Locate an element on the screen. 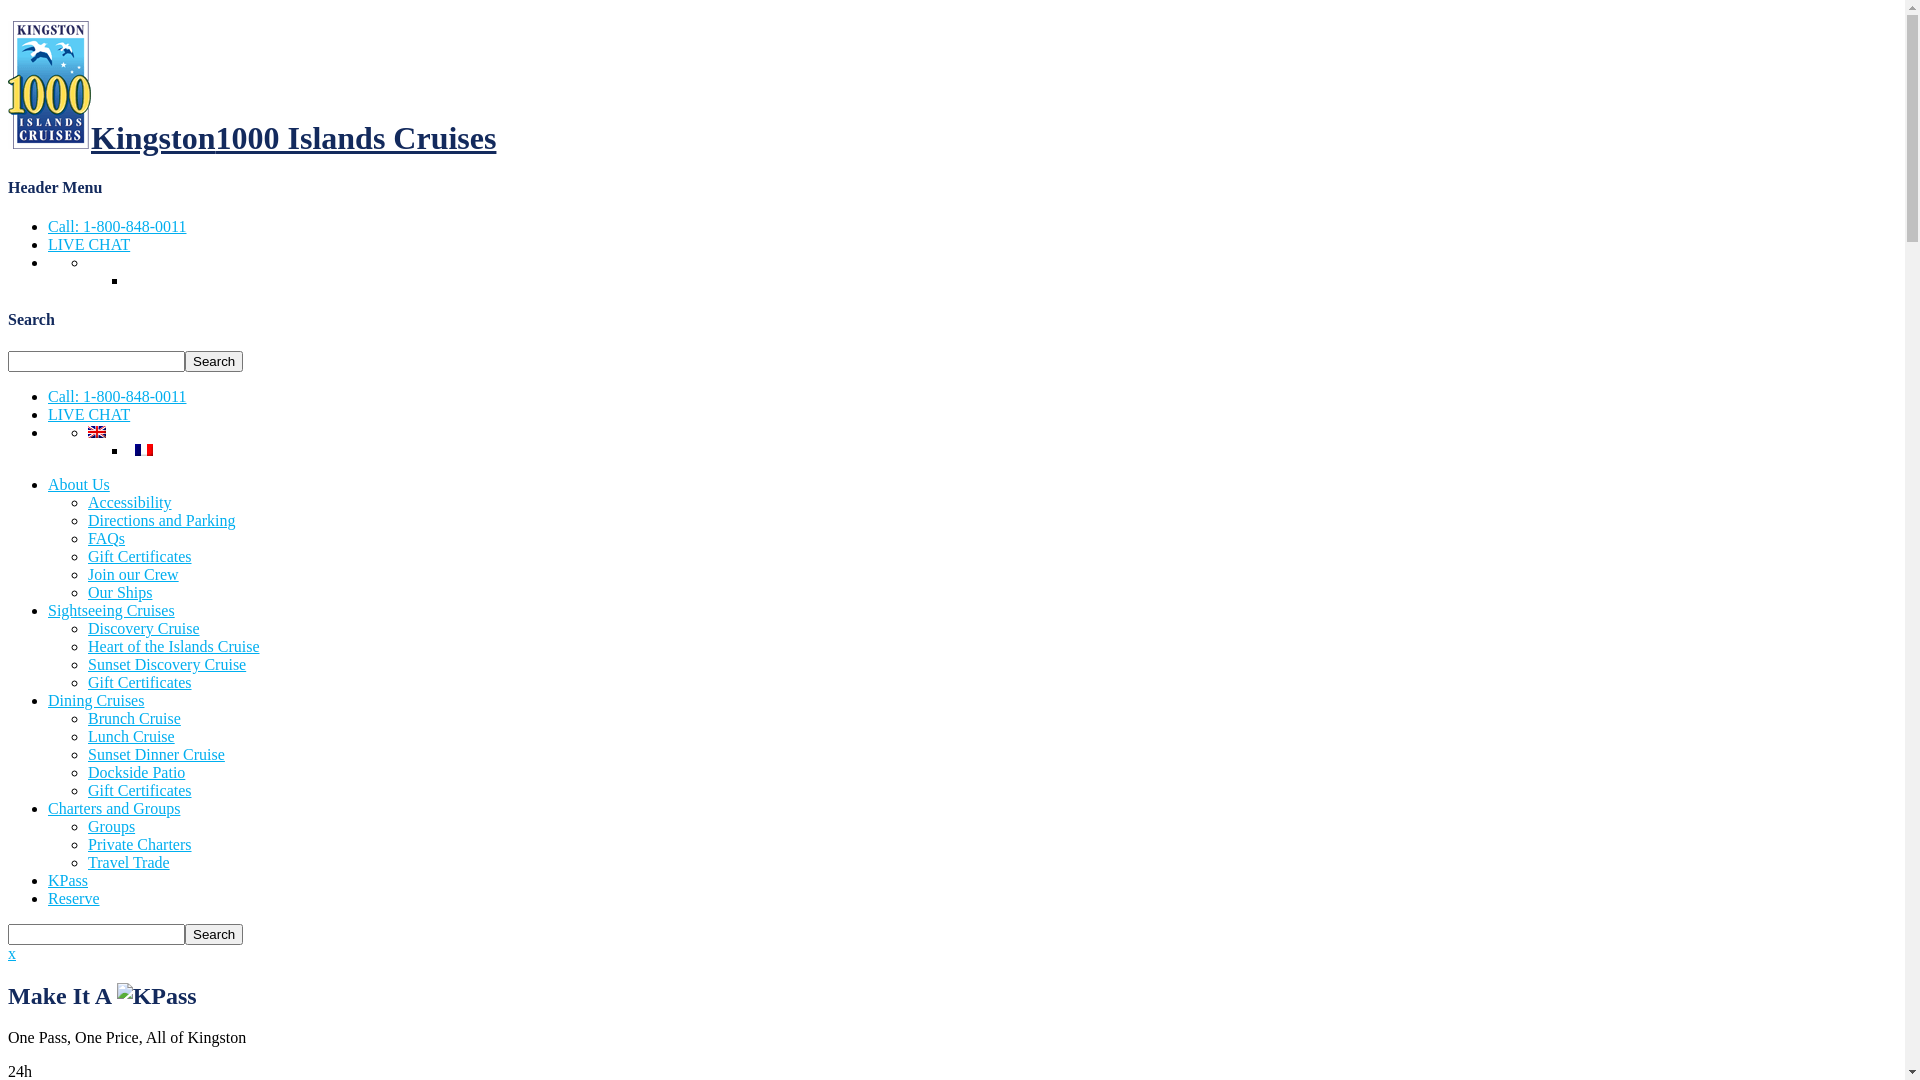 Image resolution: width=1920 pixels, height=1080 pixels. 'Directions and Parking' is located at coordinates (162, 519).